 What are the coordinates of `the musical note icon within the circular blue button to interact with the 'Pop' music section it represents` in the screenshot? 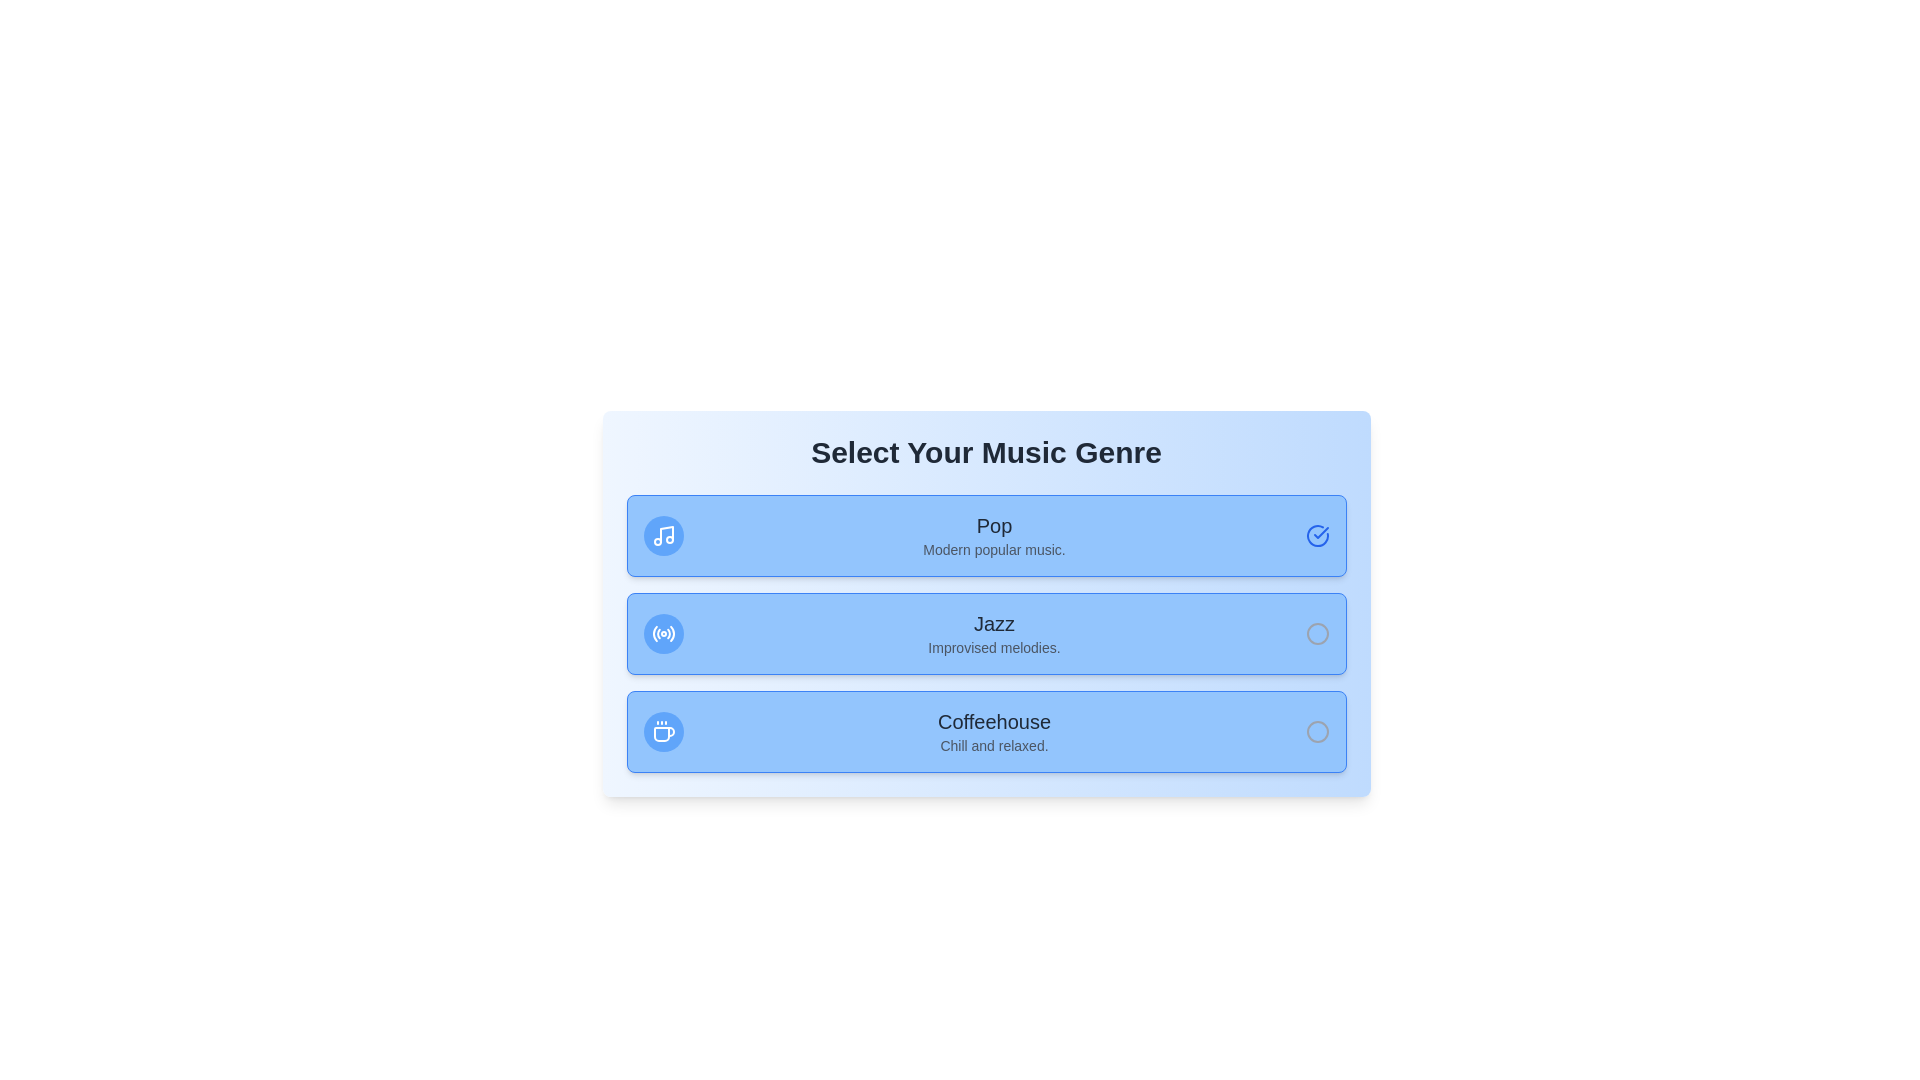 It's located at (663, 535).